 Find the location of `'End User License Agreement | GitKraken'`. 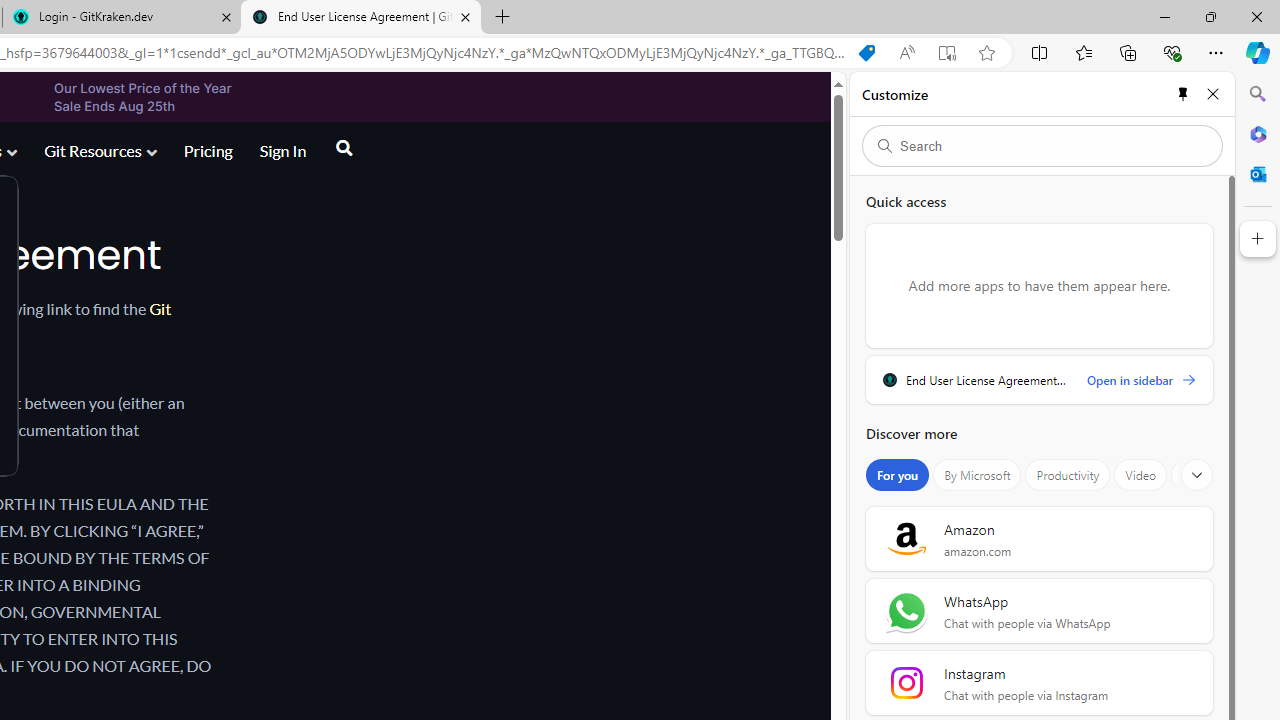

'End User License Agreement | GitKraken' is located at coordinates (360, 17).